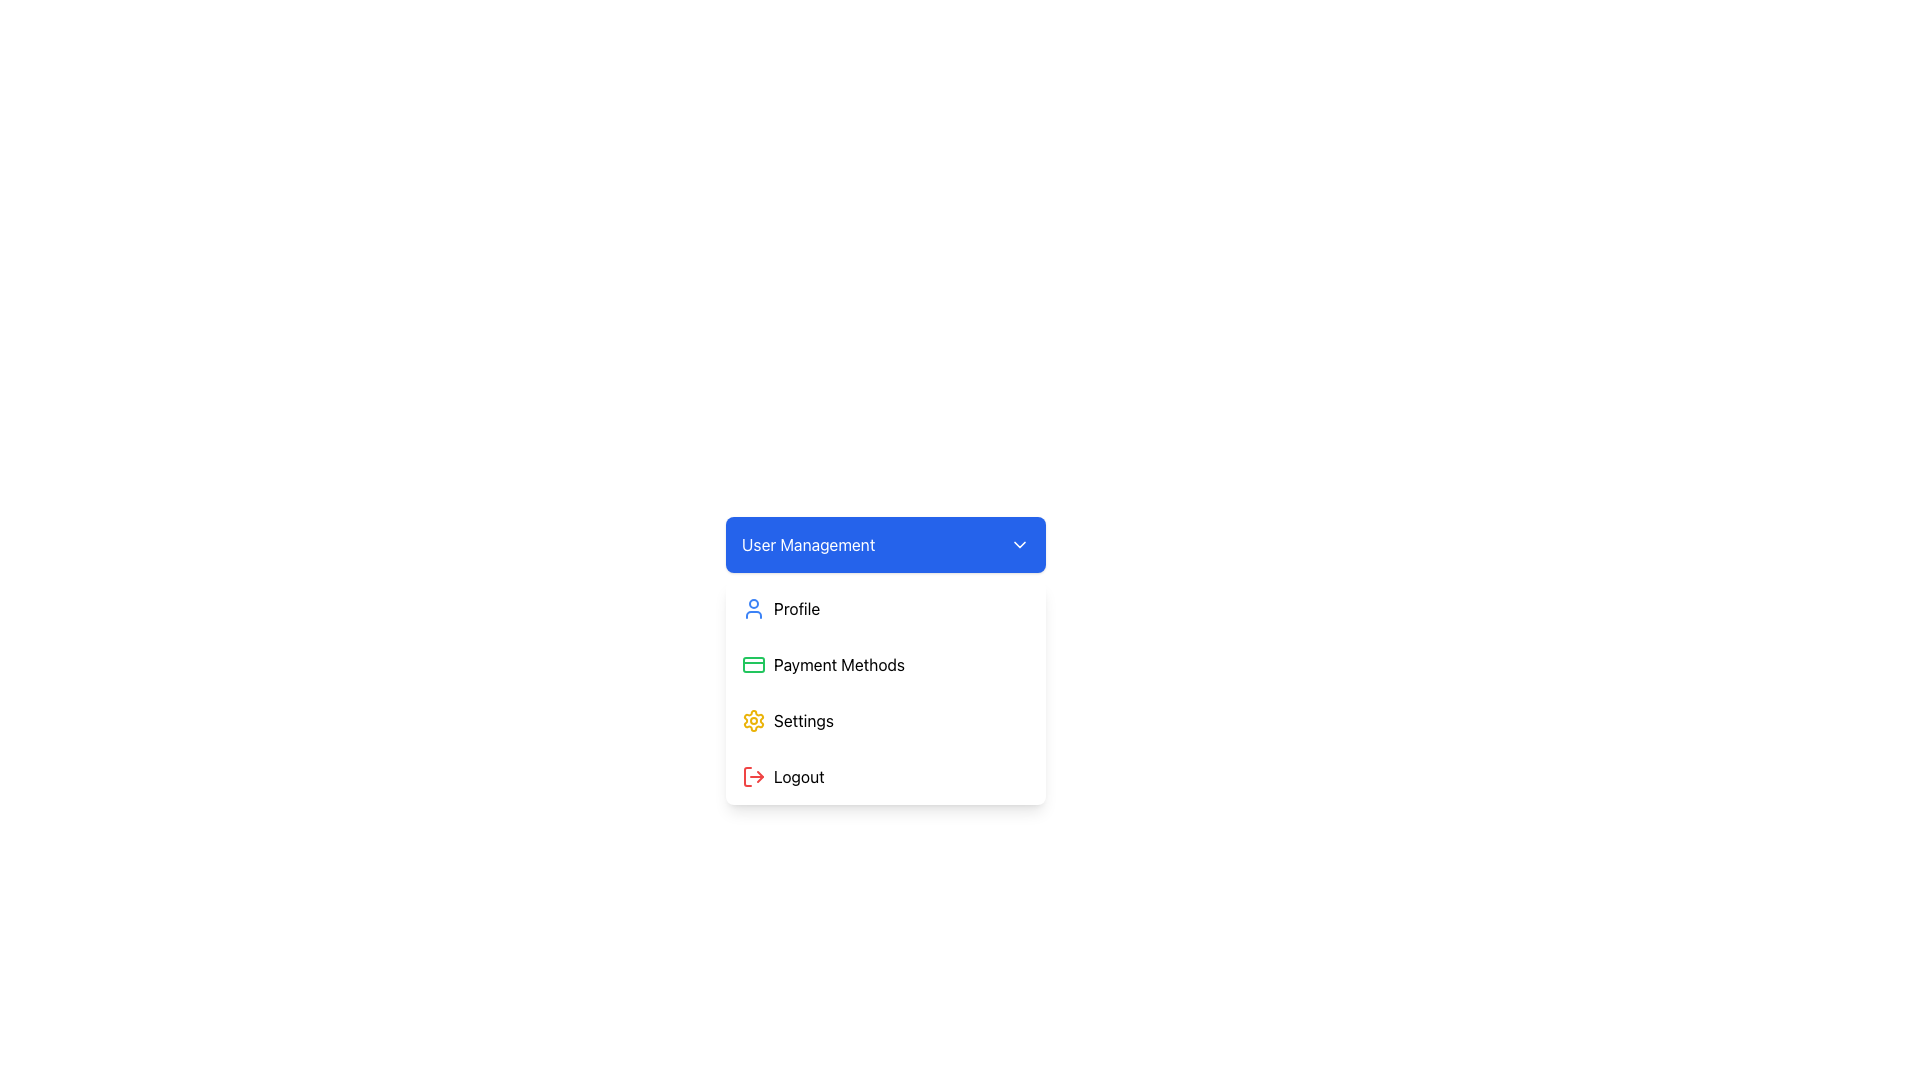 Image resolution: width=1920 pixels, height=1080 pixels. What do you see at coordinates (752, 664) in the screenshot?
I see `the payment methods icon located near the left of the 'Payment Methods' text in the dropdown menu under the 'User Management' section` at bounding box center [752, 664].